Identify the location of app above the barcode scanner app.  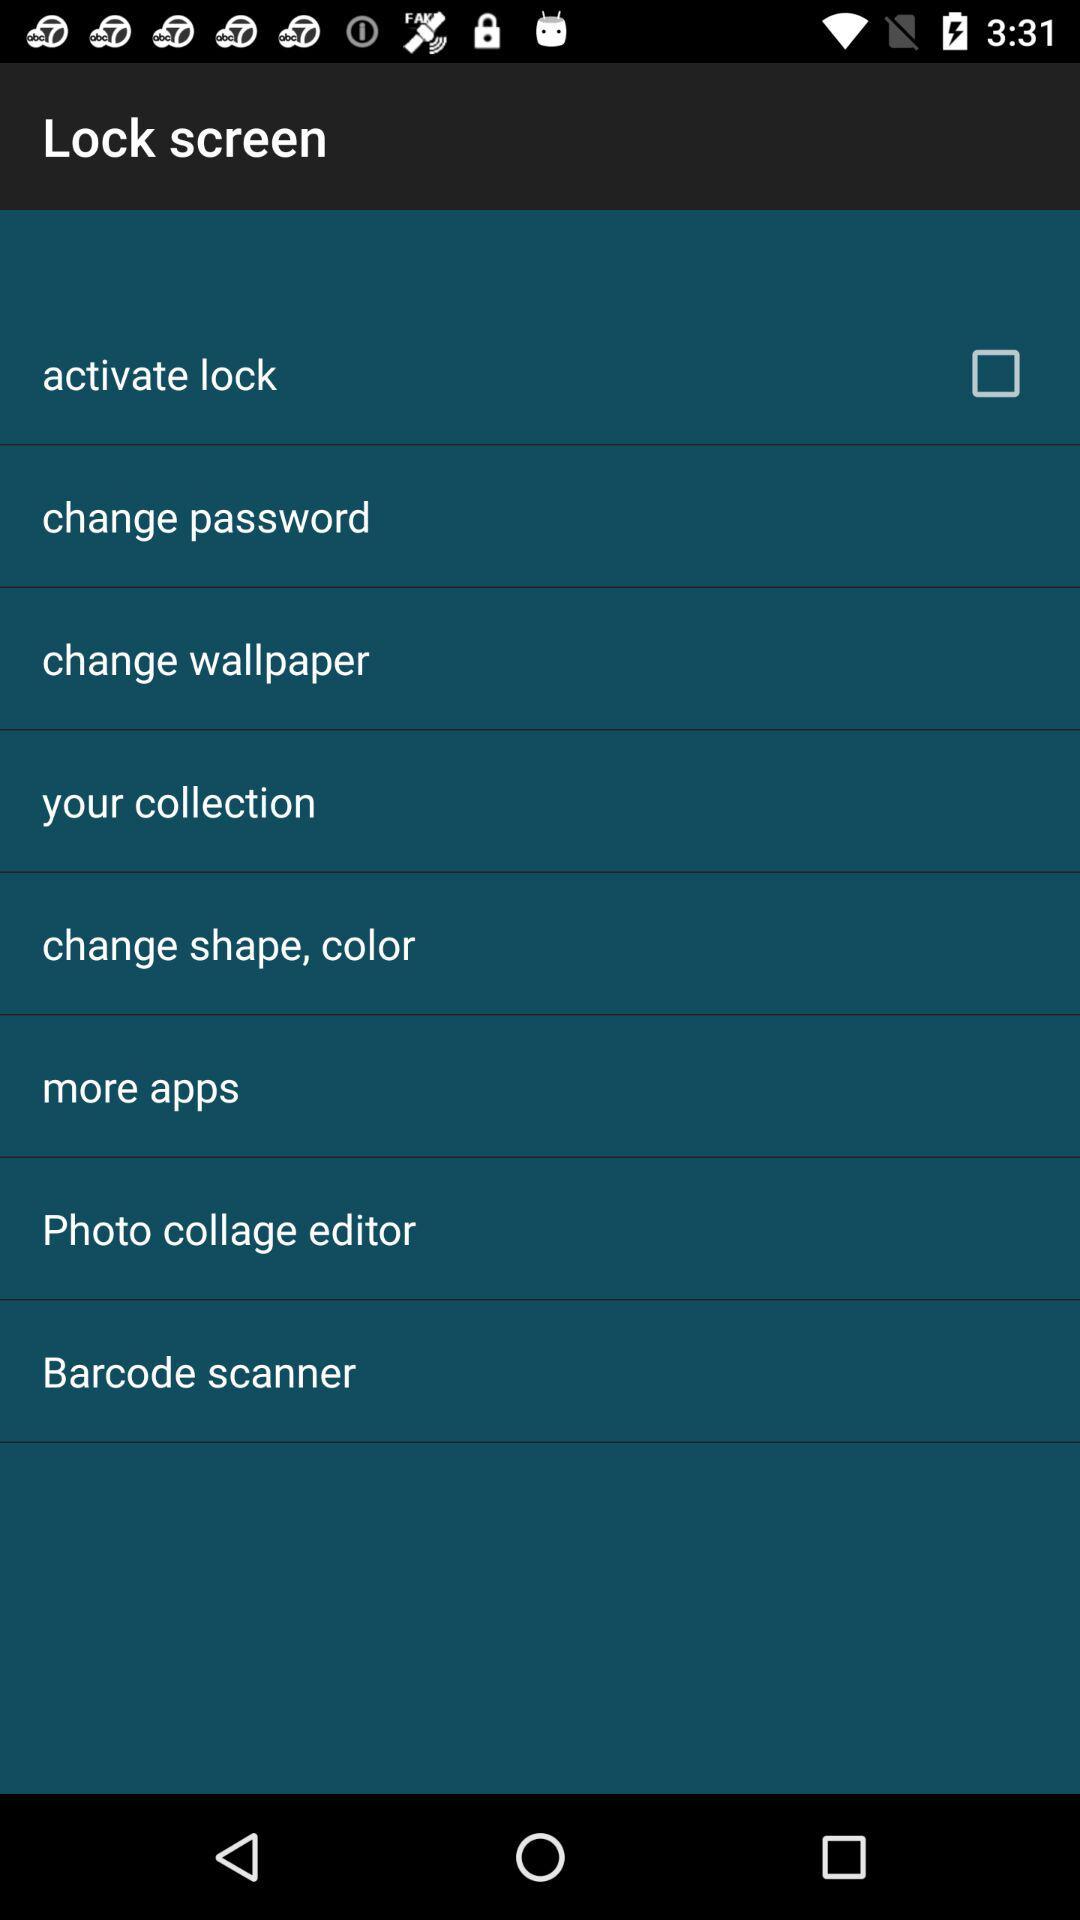
(228, 1227).